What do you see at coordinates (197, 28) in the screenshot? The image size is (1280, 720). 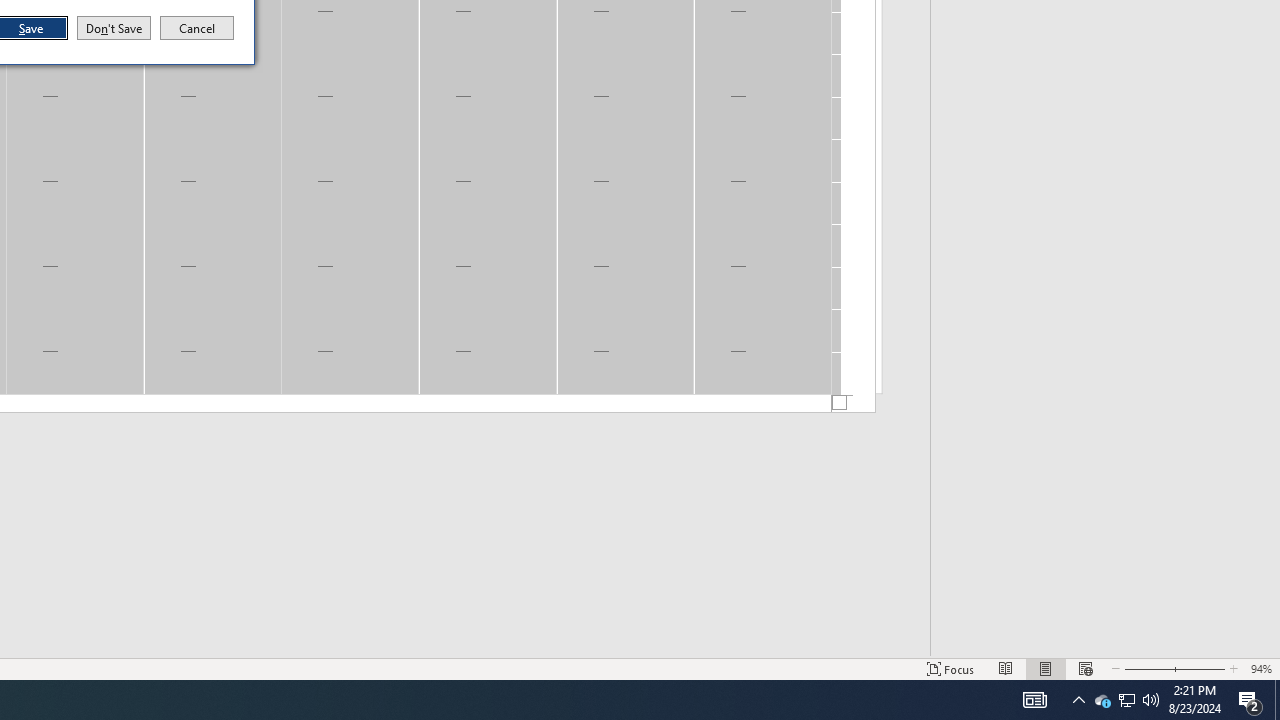 I see `'Cancel'` at bounding box center [197, 28].